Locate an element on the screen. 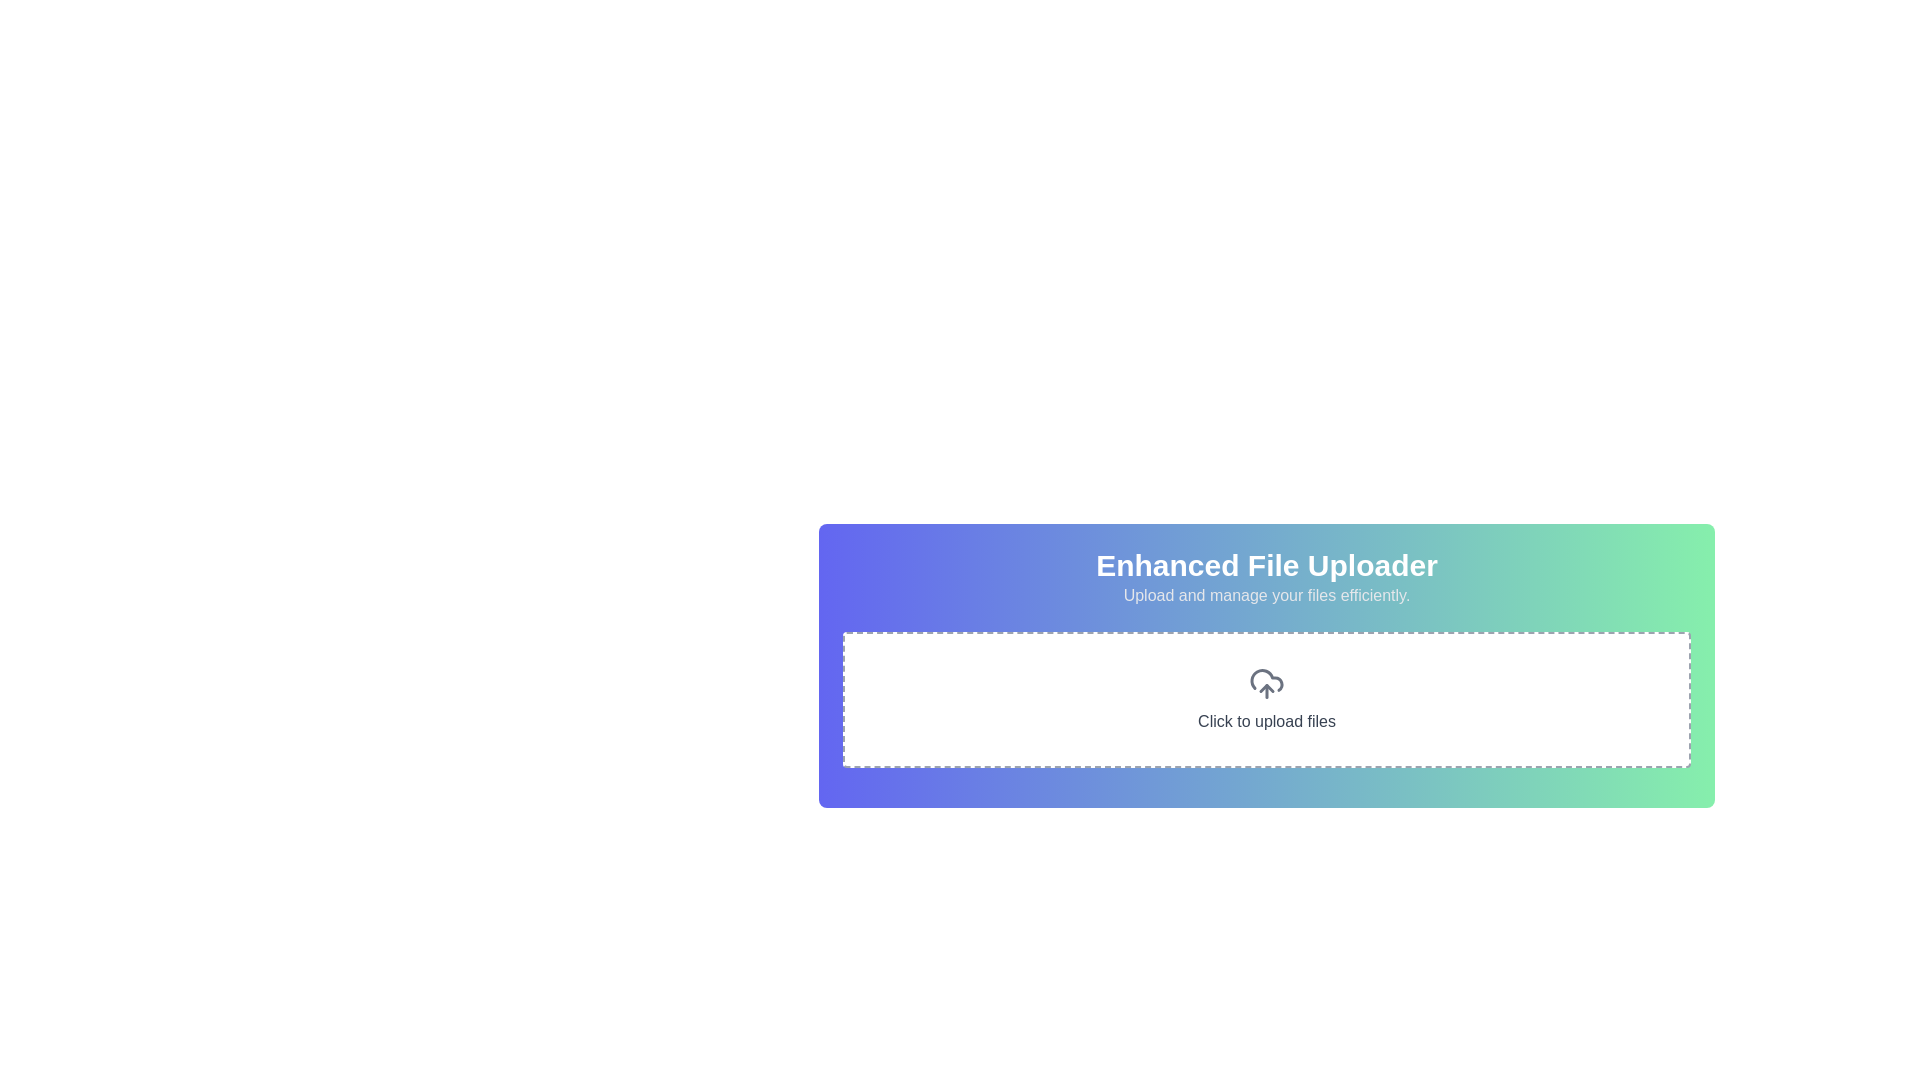 The image size is (1920, 1080). the title text label indicating the purpose of the file uploading and management interface, positioned above the text 'Upload and manage your files efficiently.' is located at coordinates (1266, 566).